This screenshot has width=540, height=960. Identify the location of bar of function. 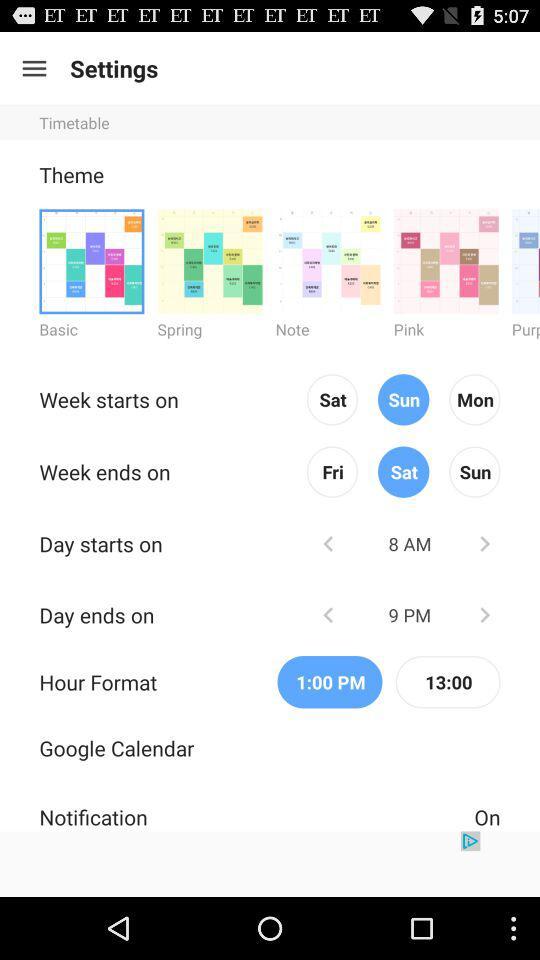
(33, 68).